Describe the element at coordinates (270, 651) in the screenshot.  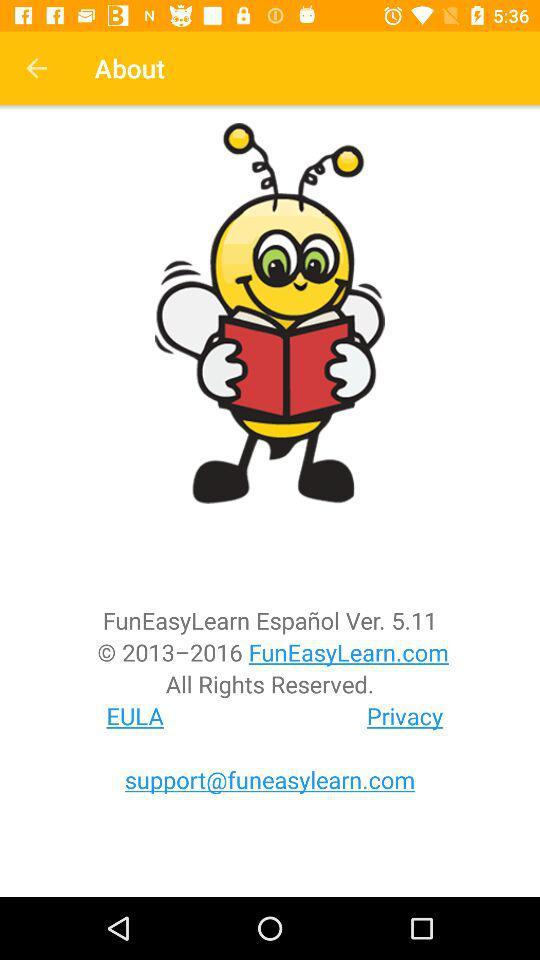
I see `the 2013 2016 funeasylearn icon` at that location.